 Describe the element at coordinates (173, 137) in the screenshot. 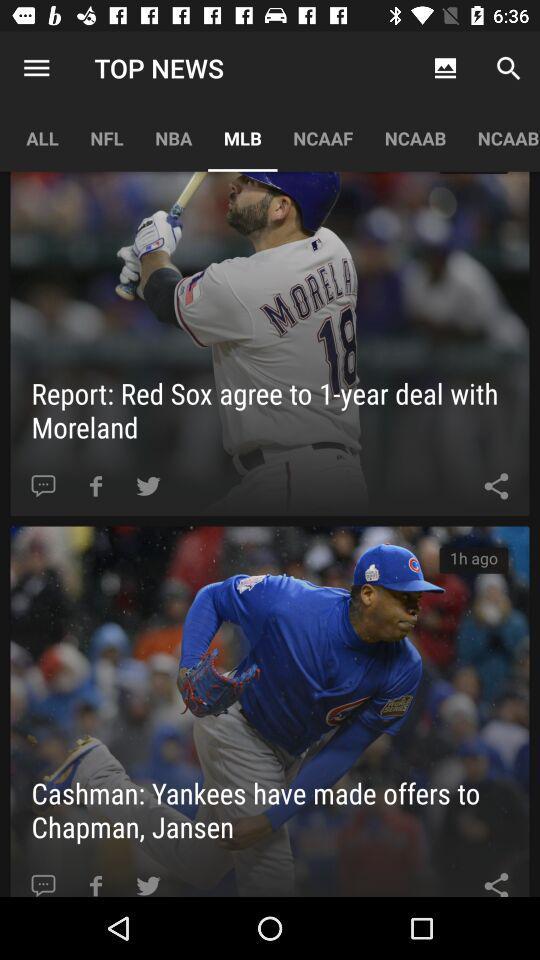

I see `item to the right of the nfl` at that location.